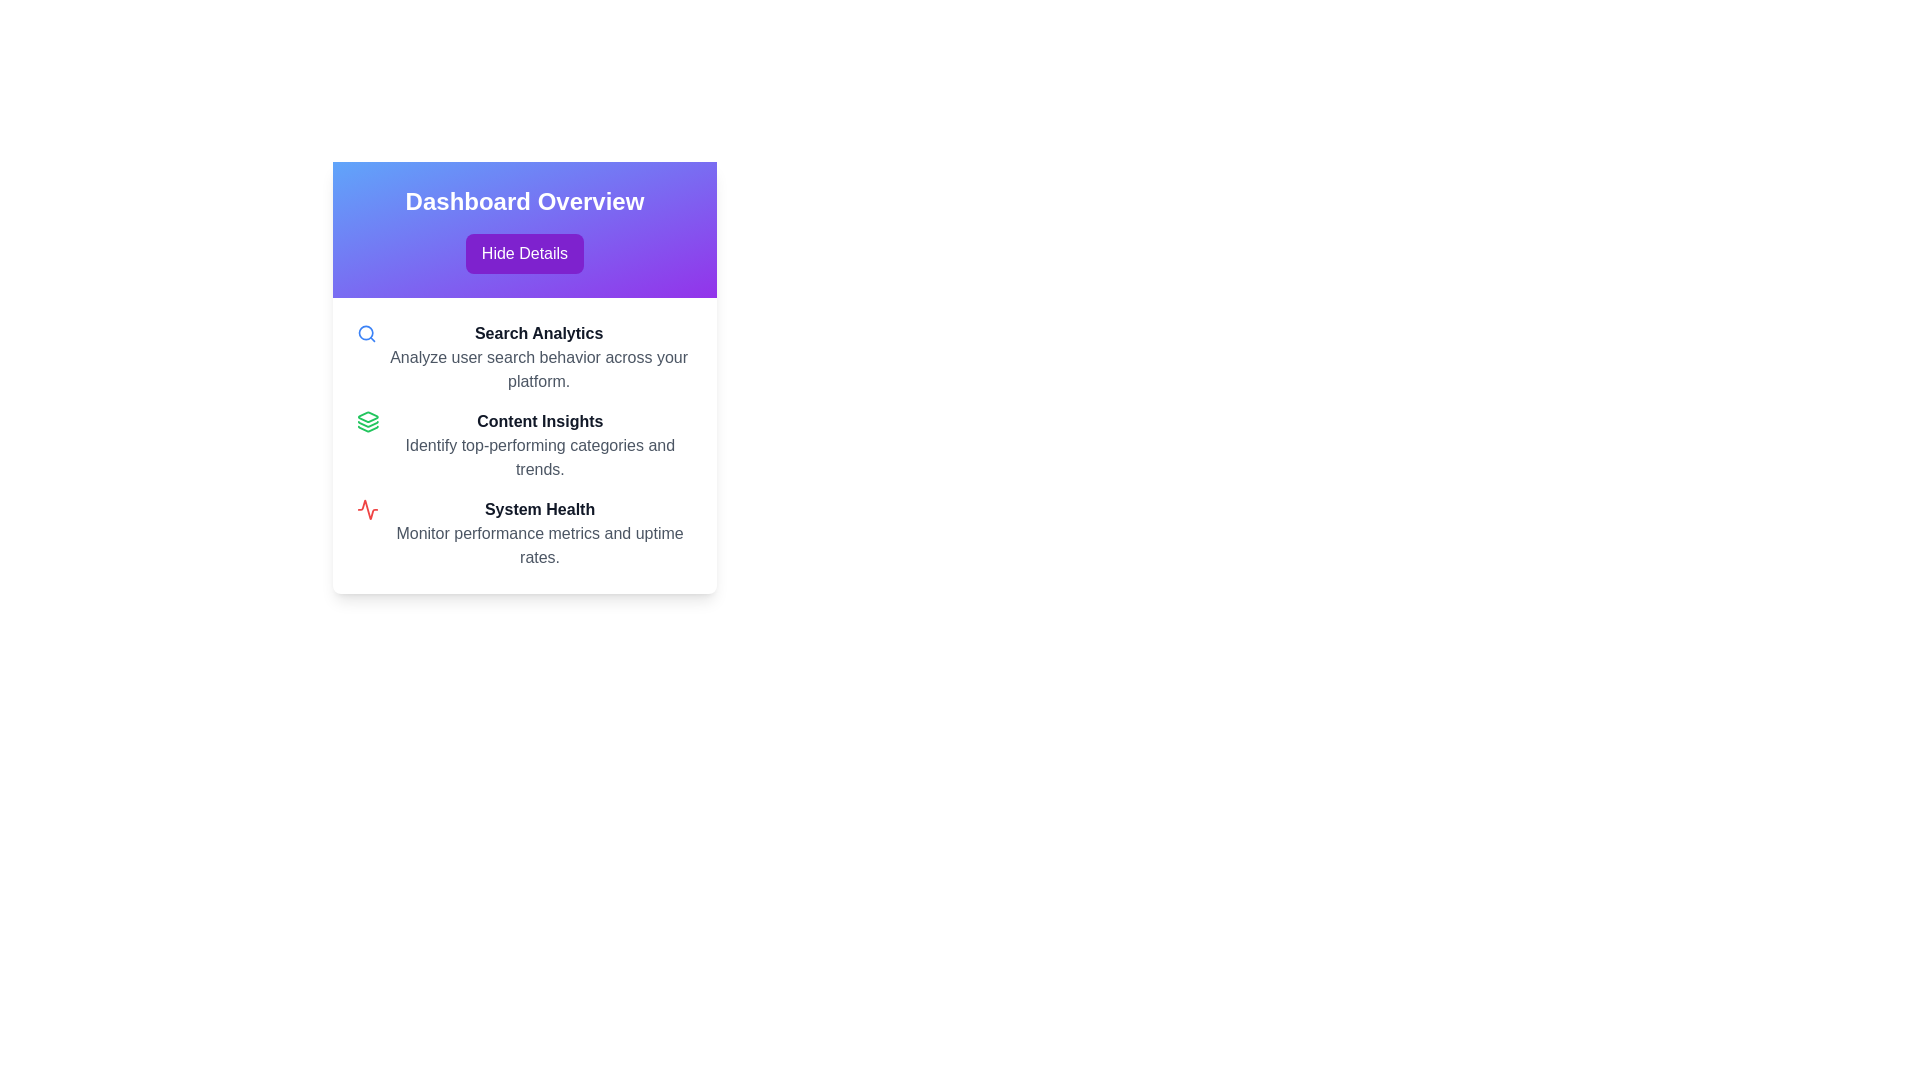  What do you see at coordinates (539, 370) in the screenshot?
I see `the descriptive text element about 'Search Analytics'` at bounding box center [539, 370].